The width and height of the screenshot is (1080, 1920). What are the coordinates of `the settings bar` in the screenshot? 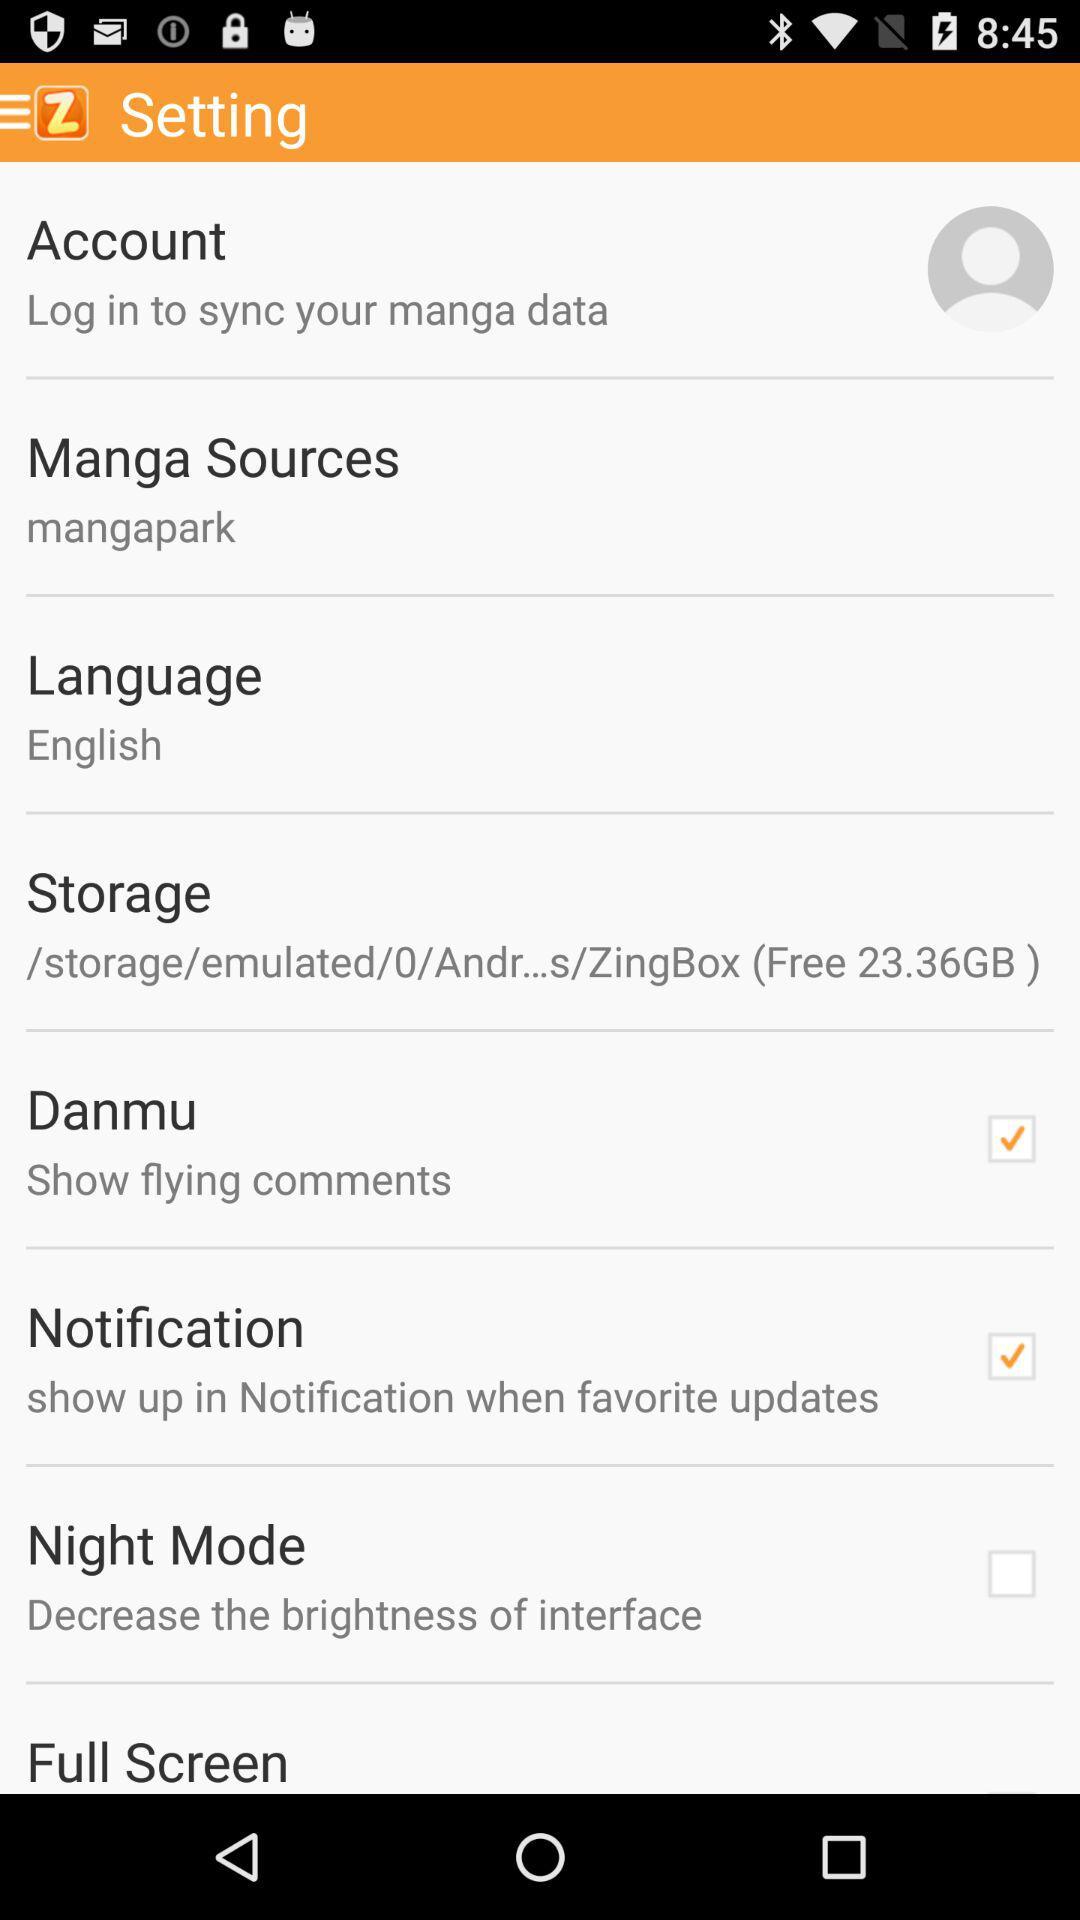 It's located at (592, 111).